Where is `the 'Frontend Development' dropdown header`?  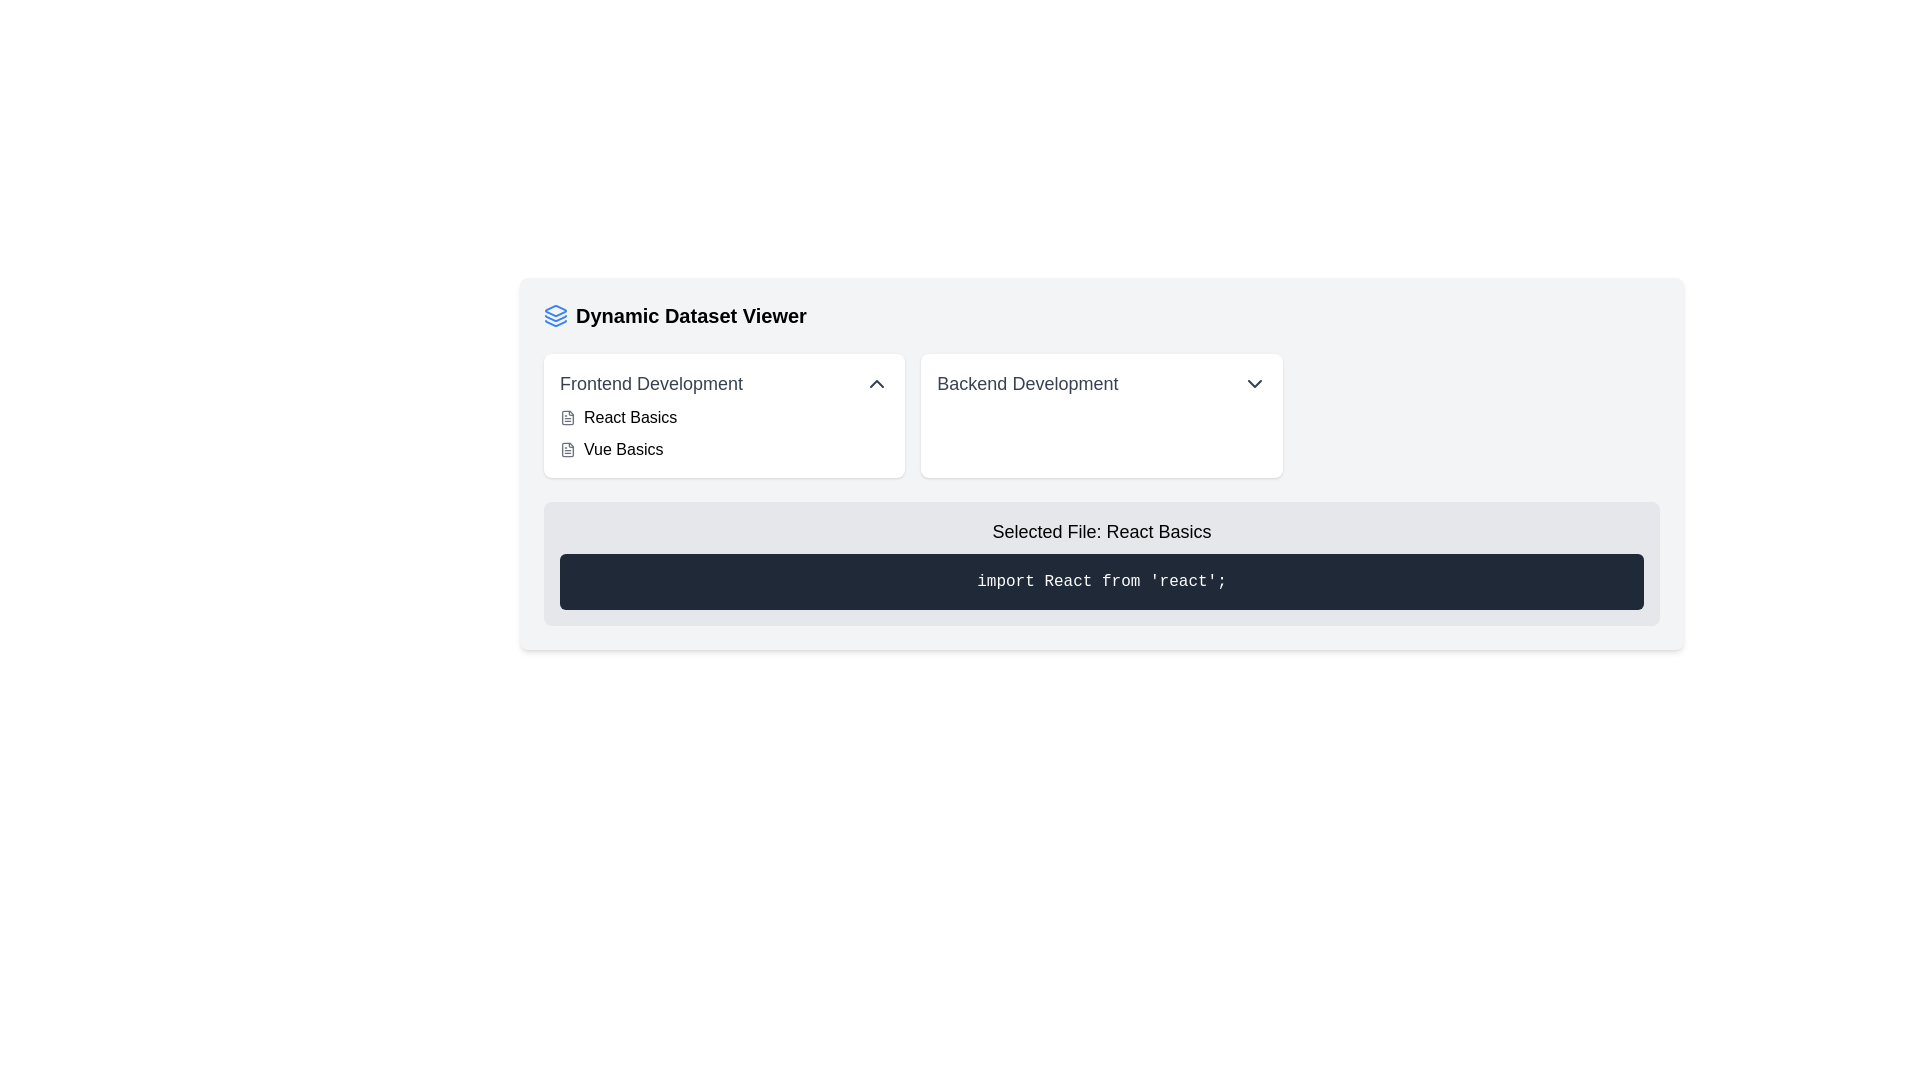
the 'Frontend Development' dropdown header is located at coordinates (723, 384).